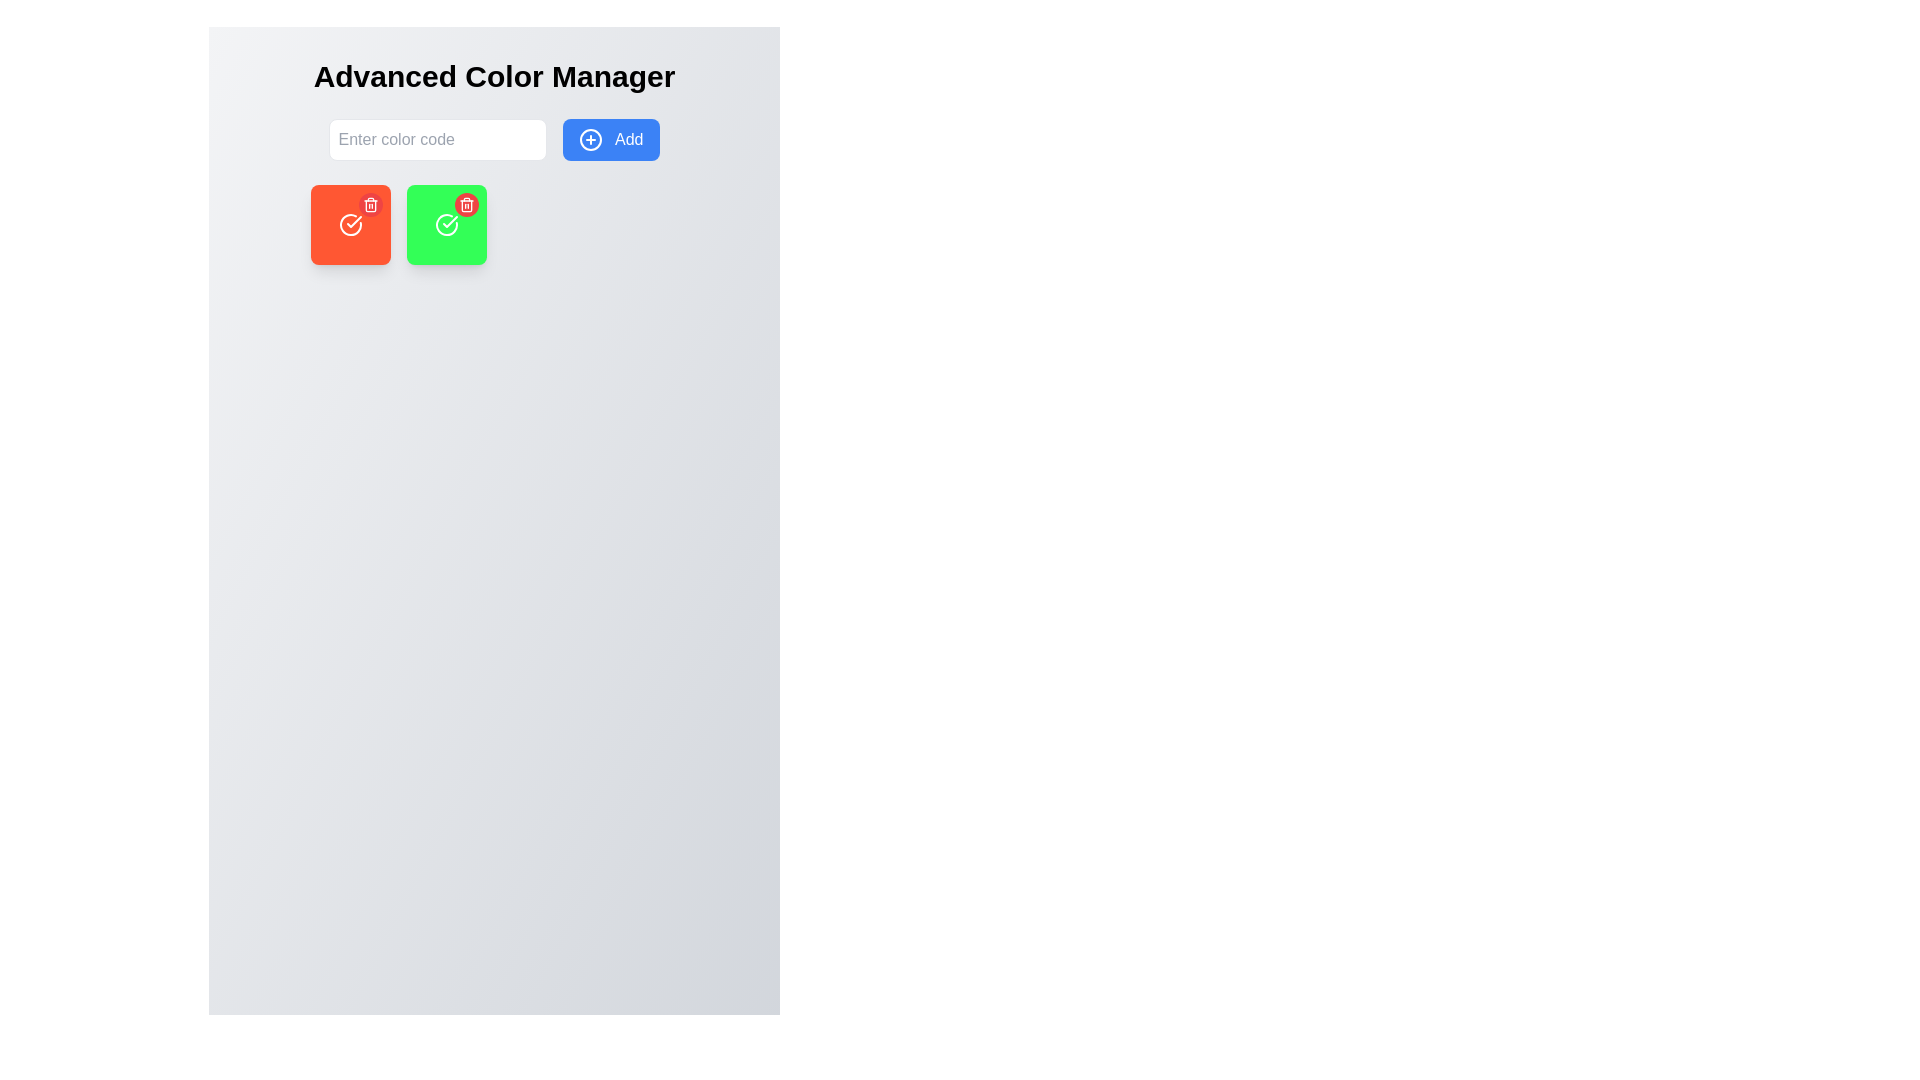  Describe the element at coordinates (445, 224) in the screenshot. I see `the green square button with a checkmark and trash icon` at that location.